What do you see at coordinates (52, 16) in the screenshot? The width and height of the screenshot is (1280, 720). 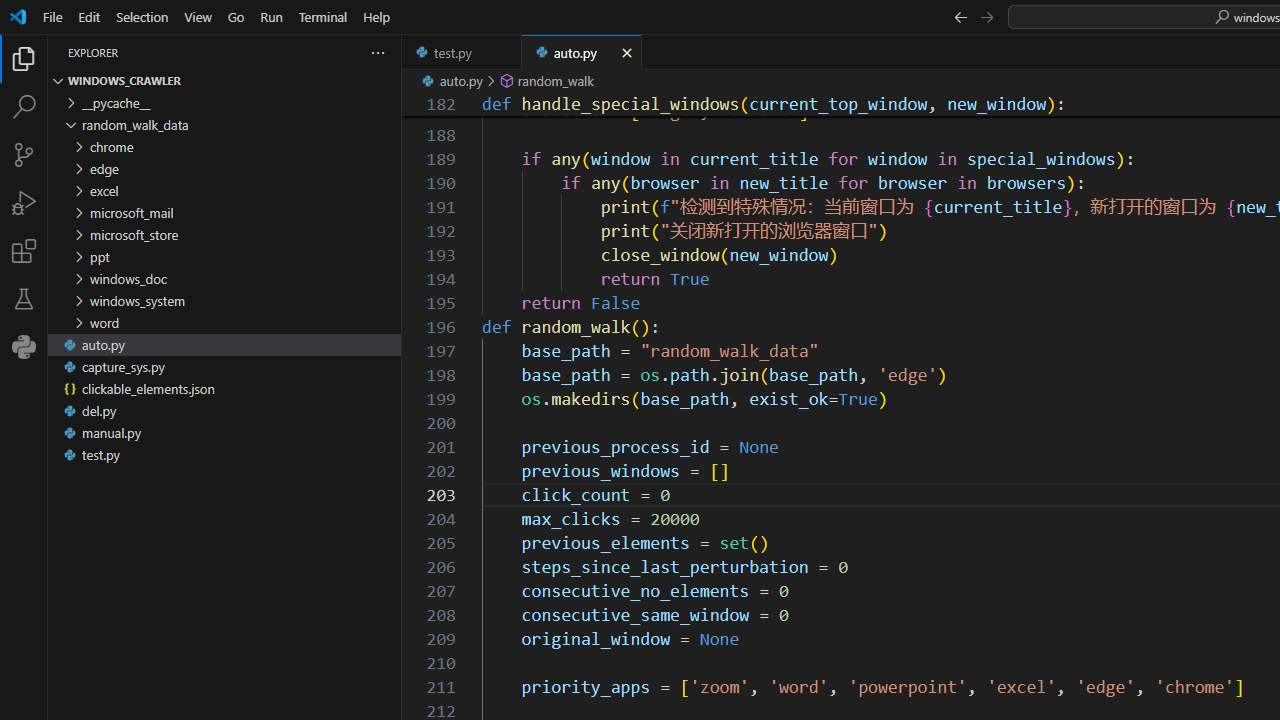 I see `'File'` at bounding box center [52, 16].